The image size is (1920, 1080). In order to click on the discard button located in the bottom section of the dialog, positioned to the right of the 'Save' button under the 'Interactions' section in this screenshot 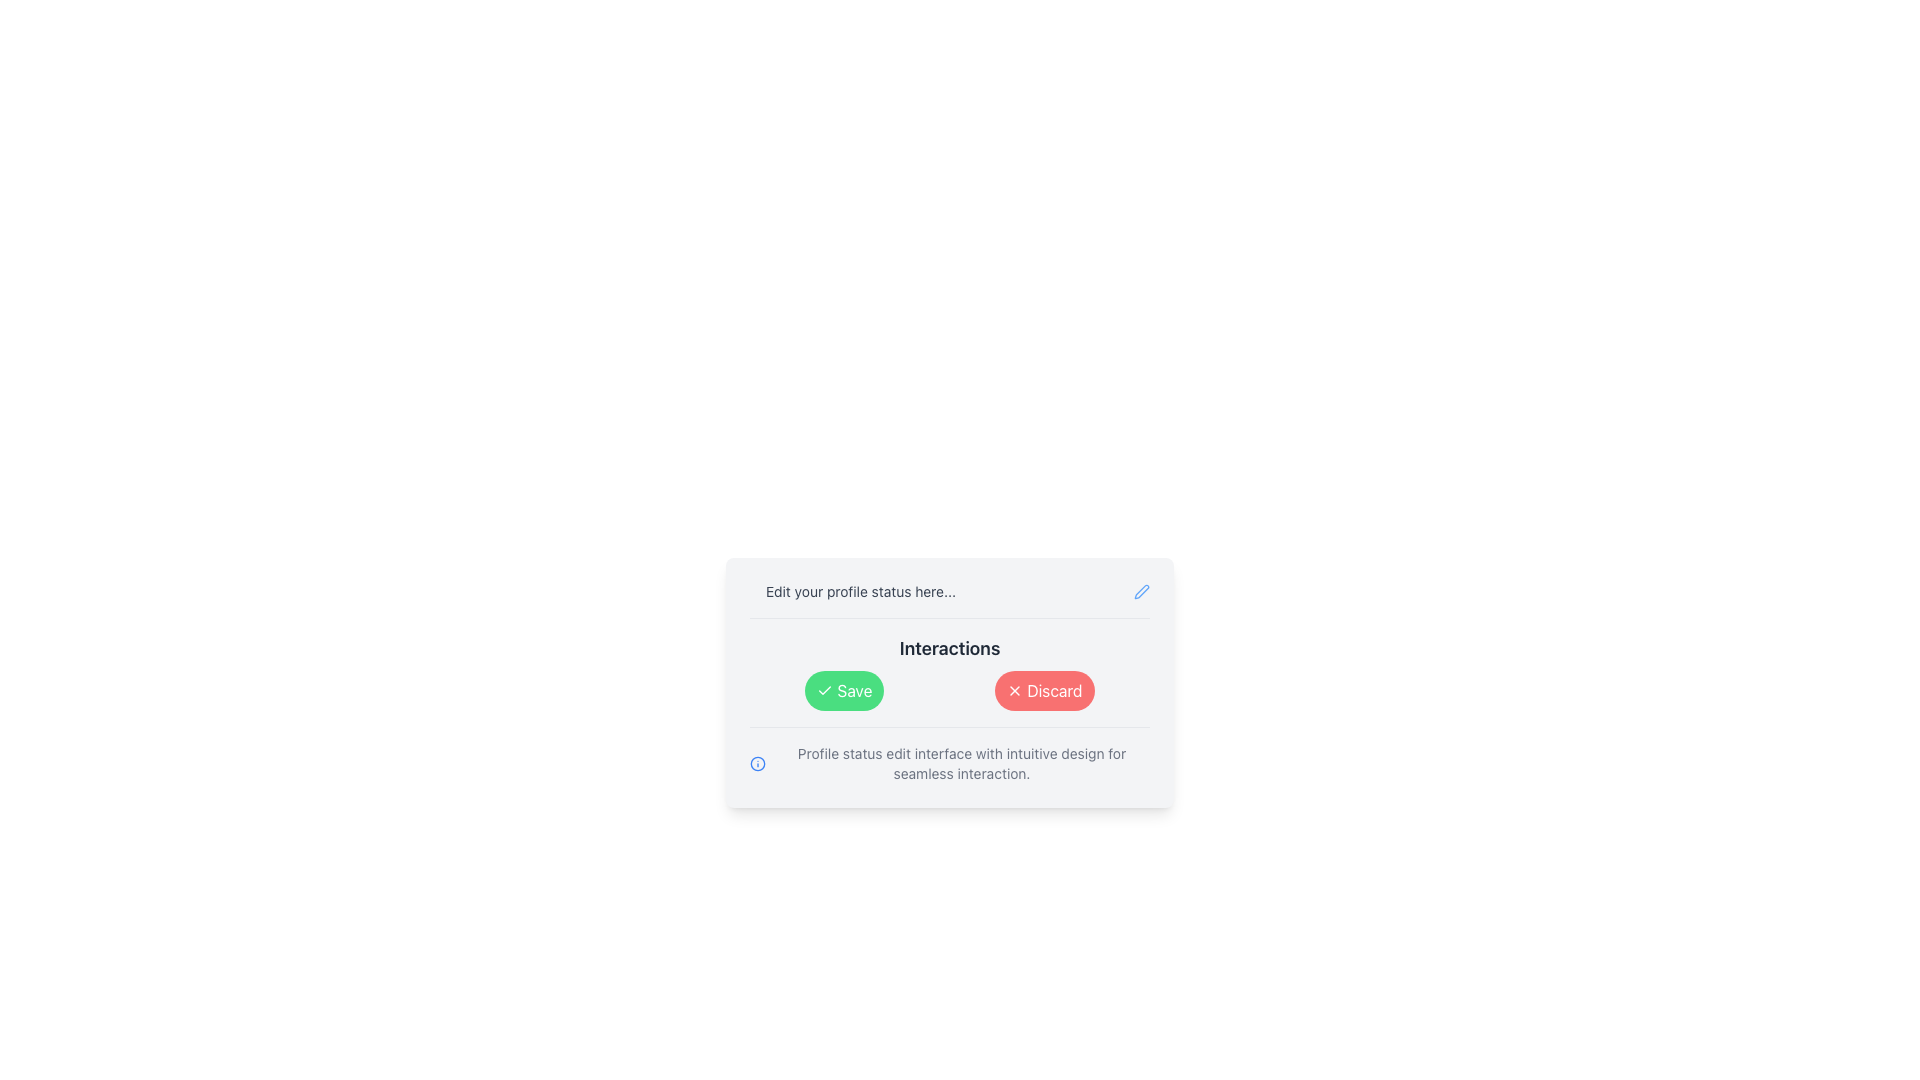, I will do `click(1043, 689)`.